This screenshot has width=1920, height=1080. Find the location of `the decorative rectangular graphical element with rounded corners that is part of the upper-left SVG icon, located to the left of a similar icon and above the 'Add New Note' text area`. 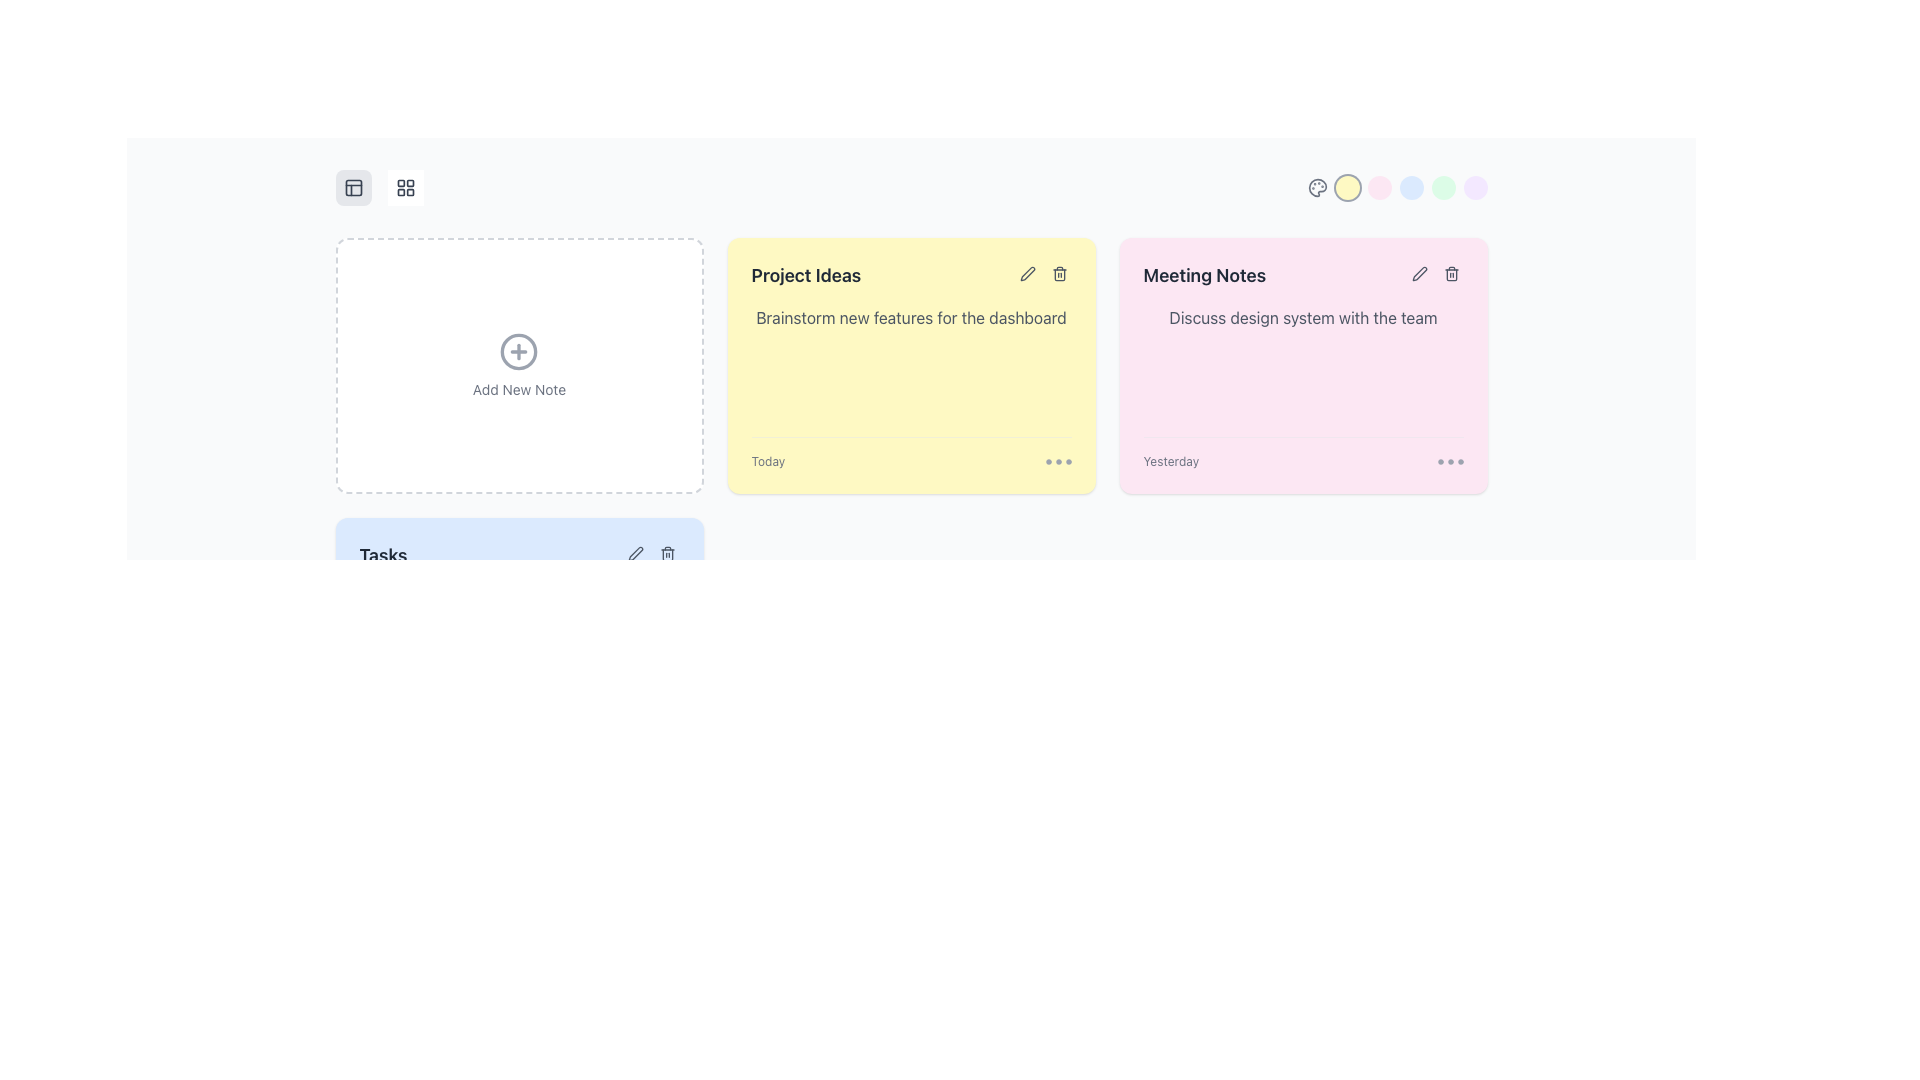

the decorative rectangular graphical element with rounded corners that is part of the upper-left SVG icon, located to the left of a similar icon and above the 'Add New Note' text area is located at coordinates (353, 188).